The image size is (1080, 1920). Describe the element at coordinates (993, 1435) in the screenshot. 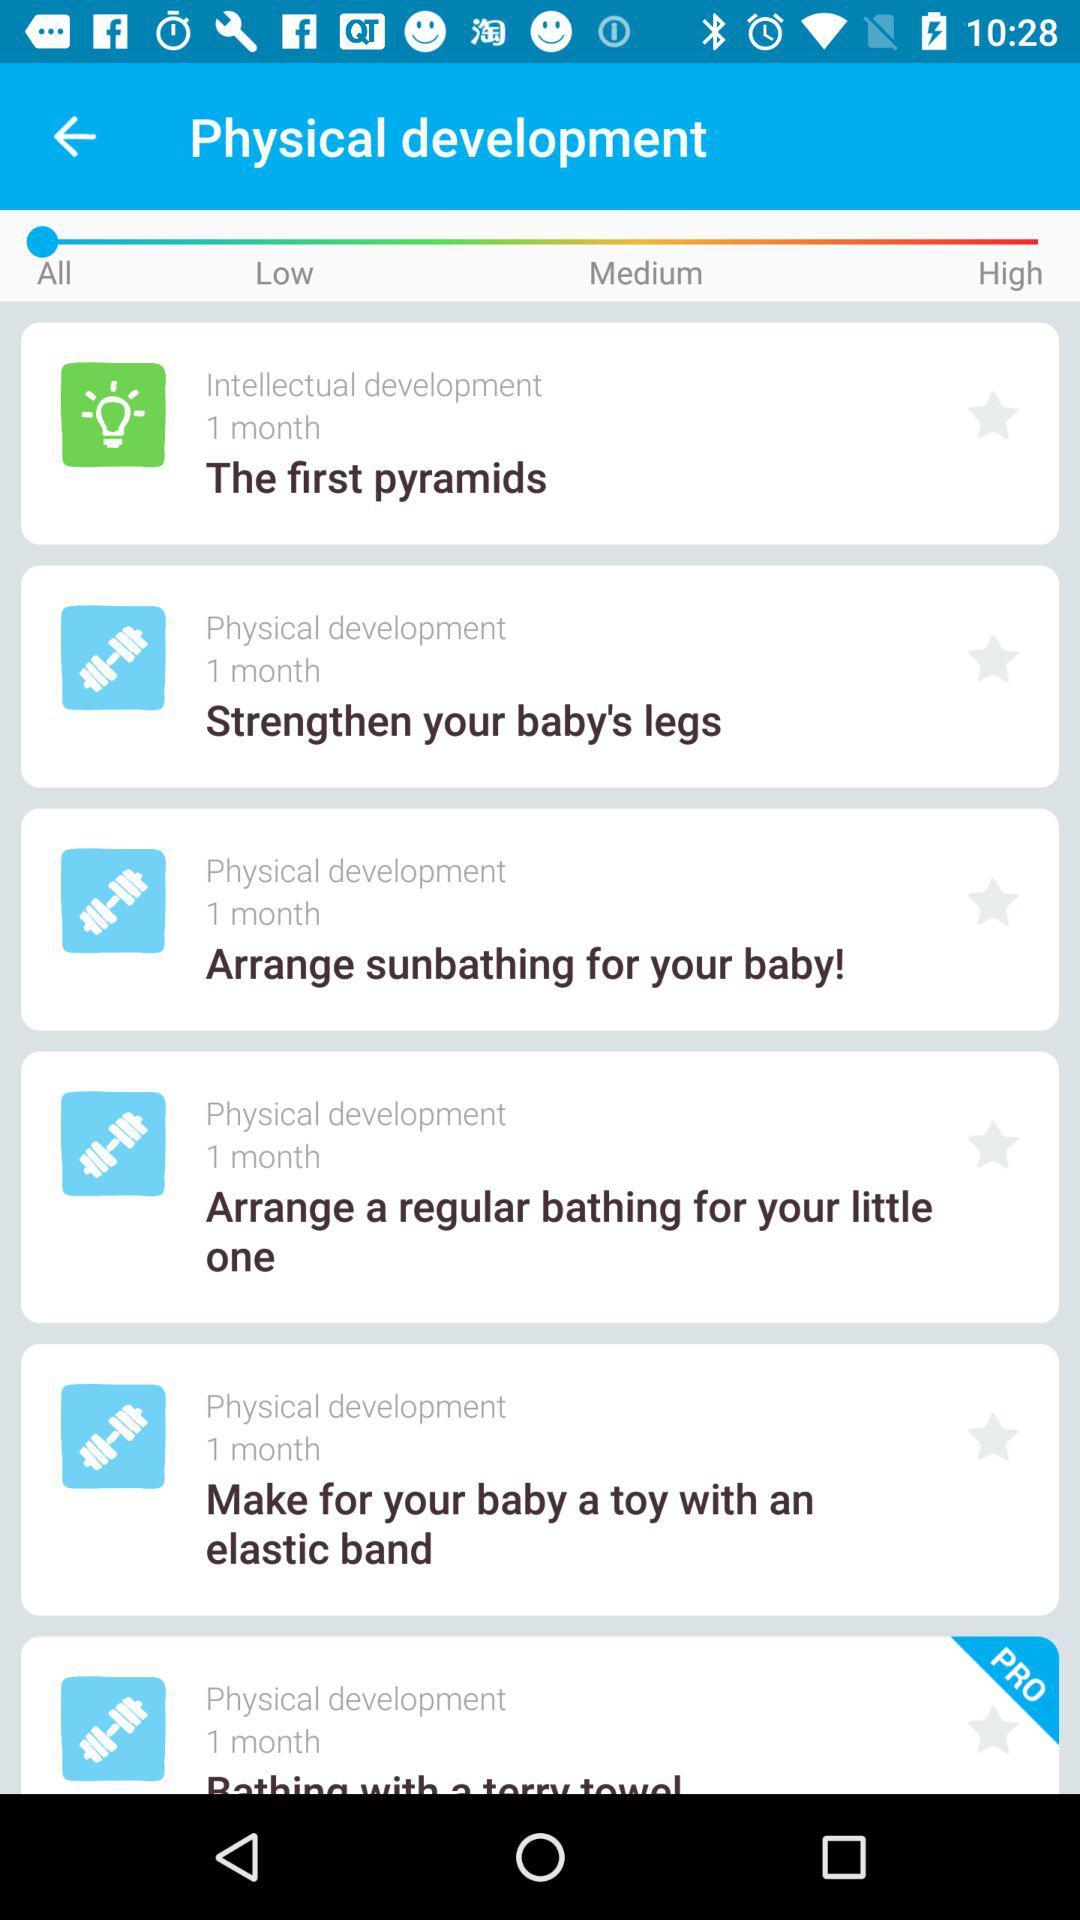

I see `to favorite` at that location.